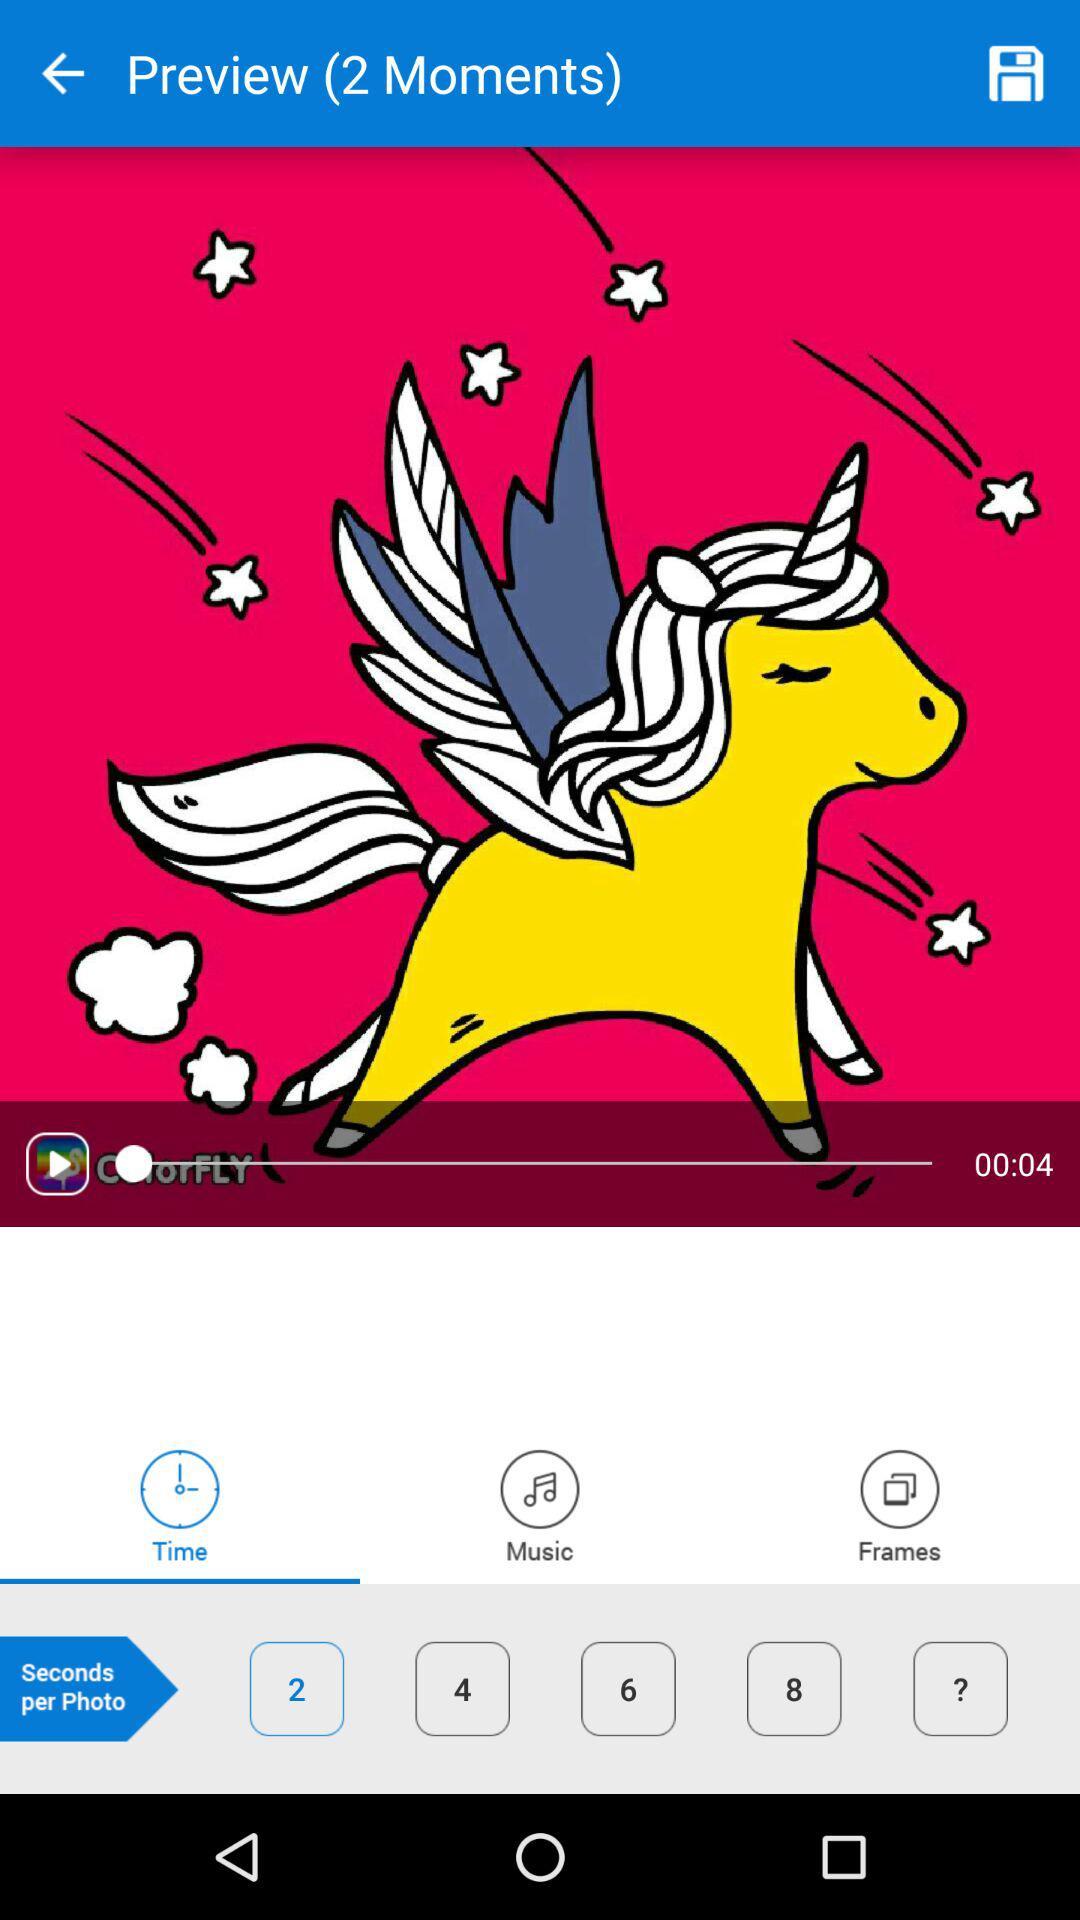 Image resolution: width=1080 pixels, height=1920 pixels. Describe the element at coordinates (898, 1505) in the screenshot. I see `frames time` at that location.